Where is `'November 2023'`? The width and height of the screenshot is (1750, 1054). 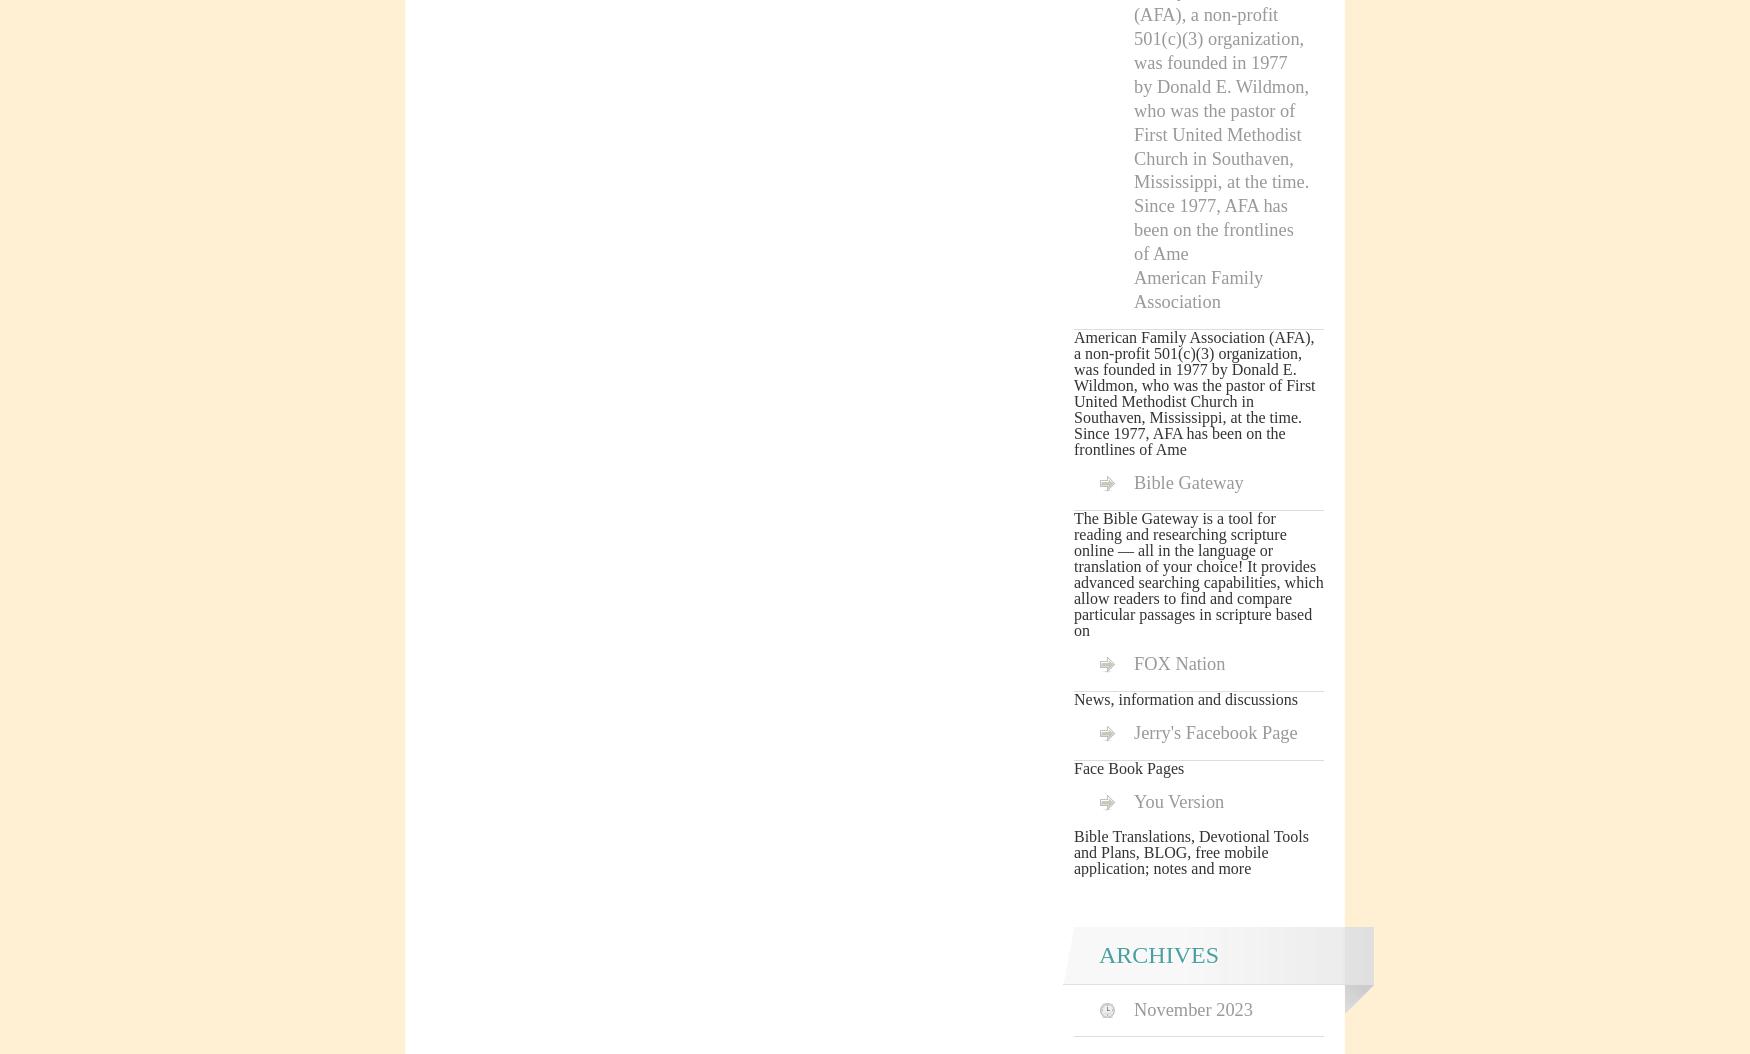
'November 2023' is located at coordinates (1133, 1007).